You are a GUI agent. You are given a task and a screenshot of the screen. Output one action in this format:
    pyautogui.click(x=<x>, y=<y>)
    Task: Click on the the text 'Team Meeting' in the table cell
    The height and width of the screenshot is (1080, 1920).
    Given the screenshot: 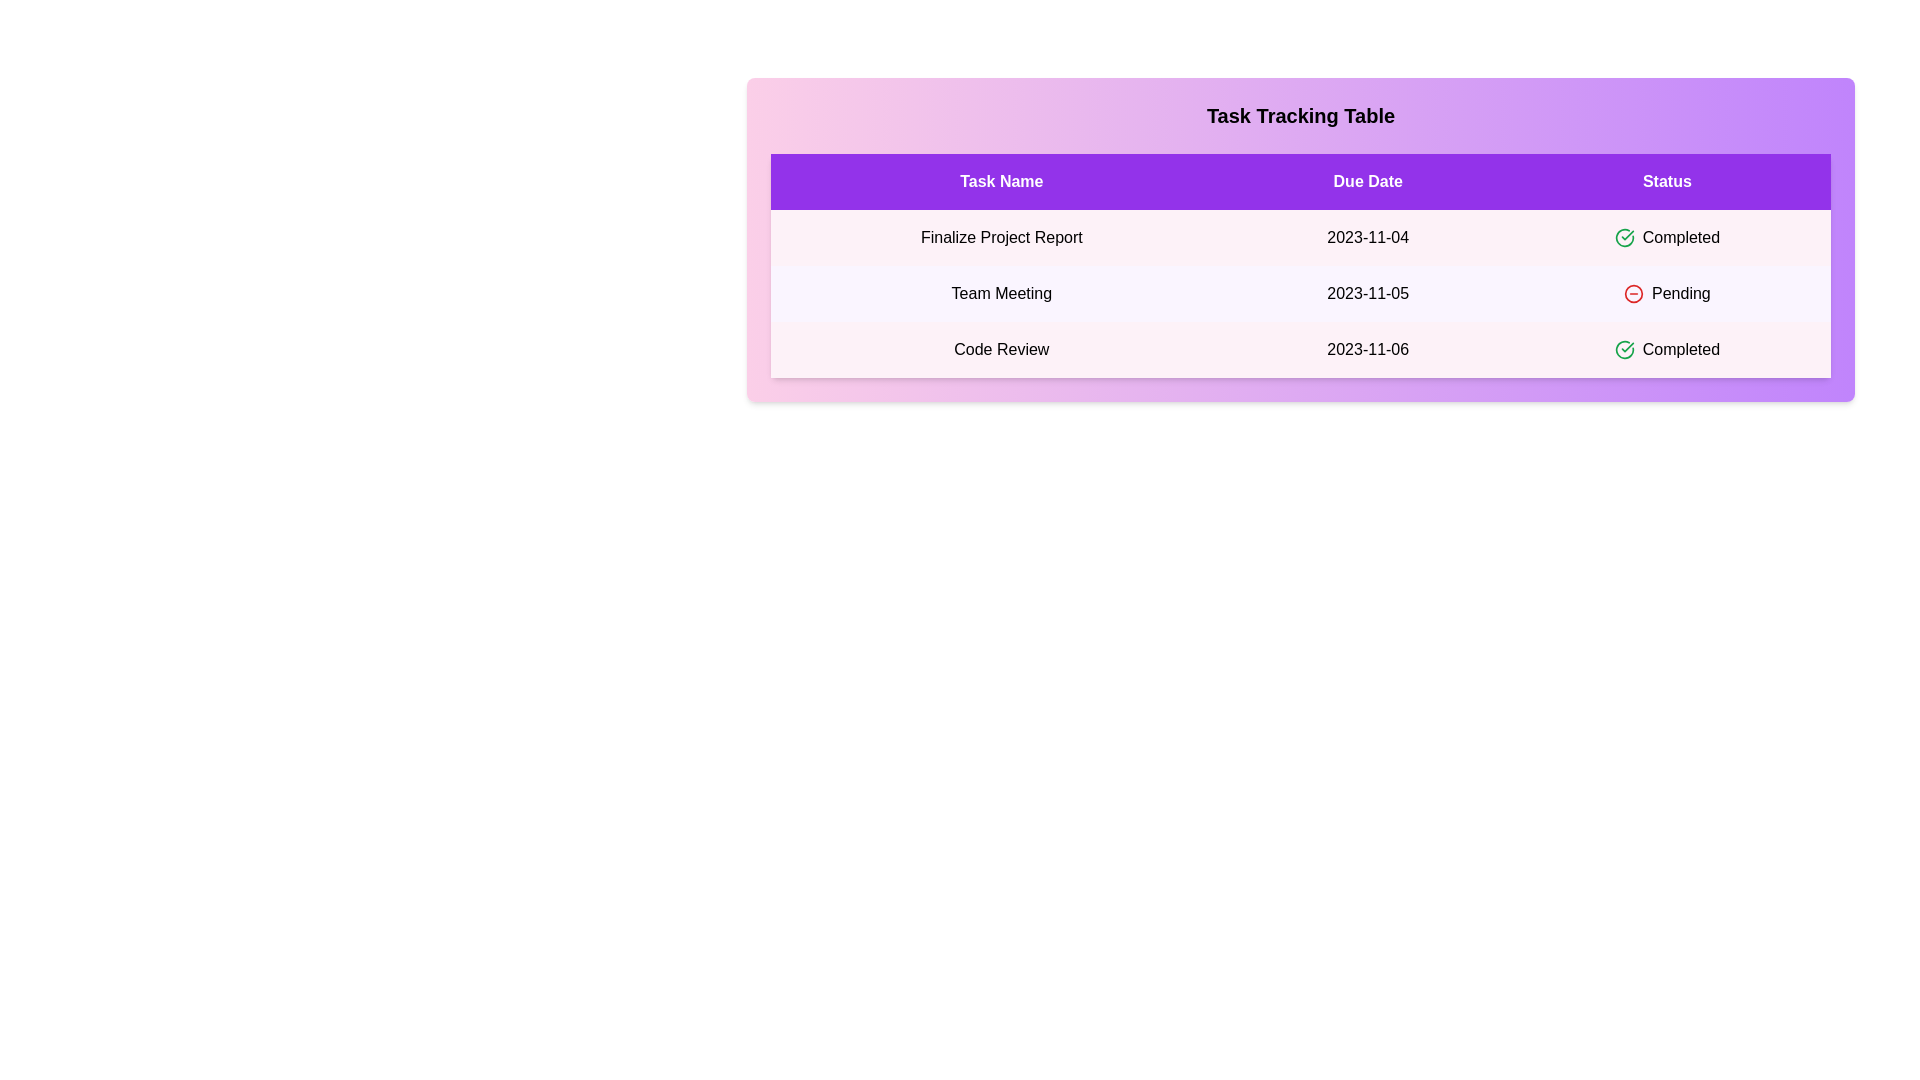 What is the action you would take?
    pyautogui.click(x=1001, y=293)
    